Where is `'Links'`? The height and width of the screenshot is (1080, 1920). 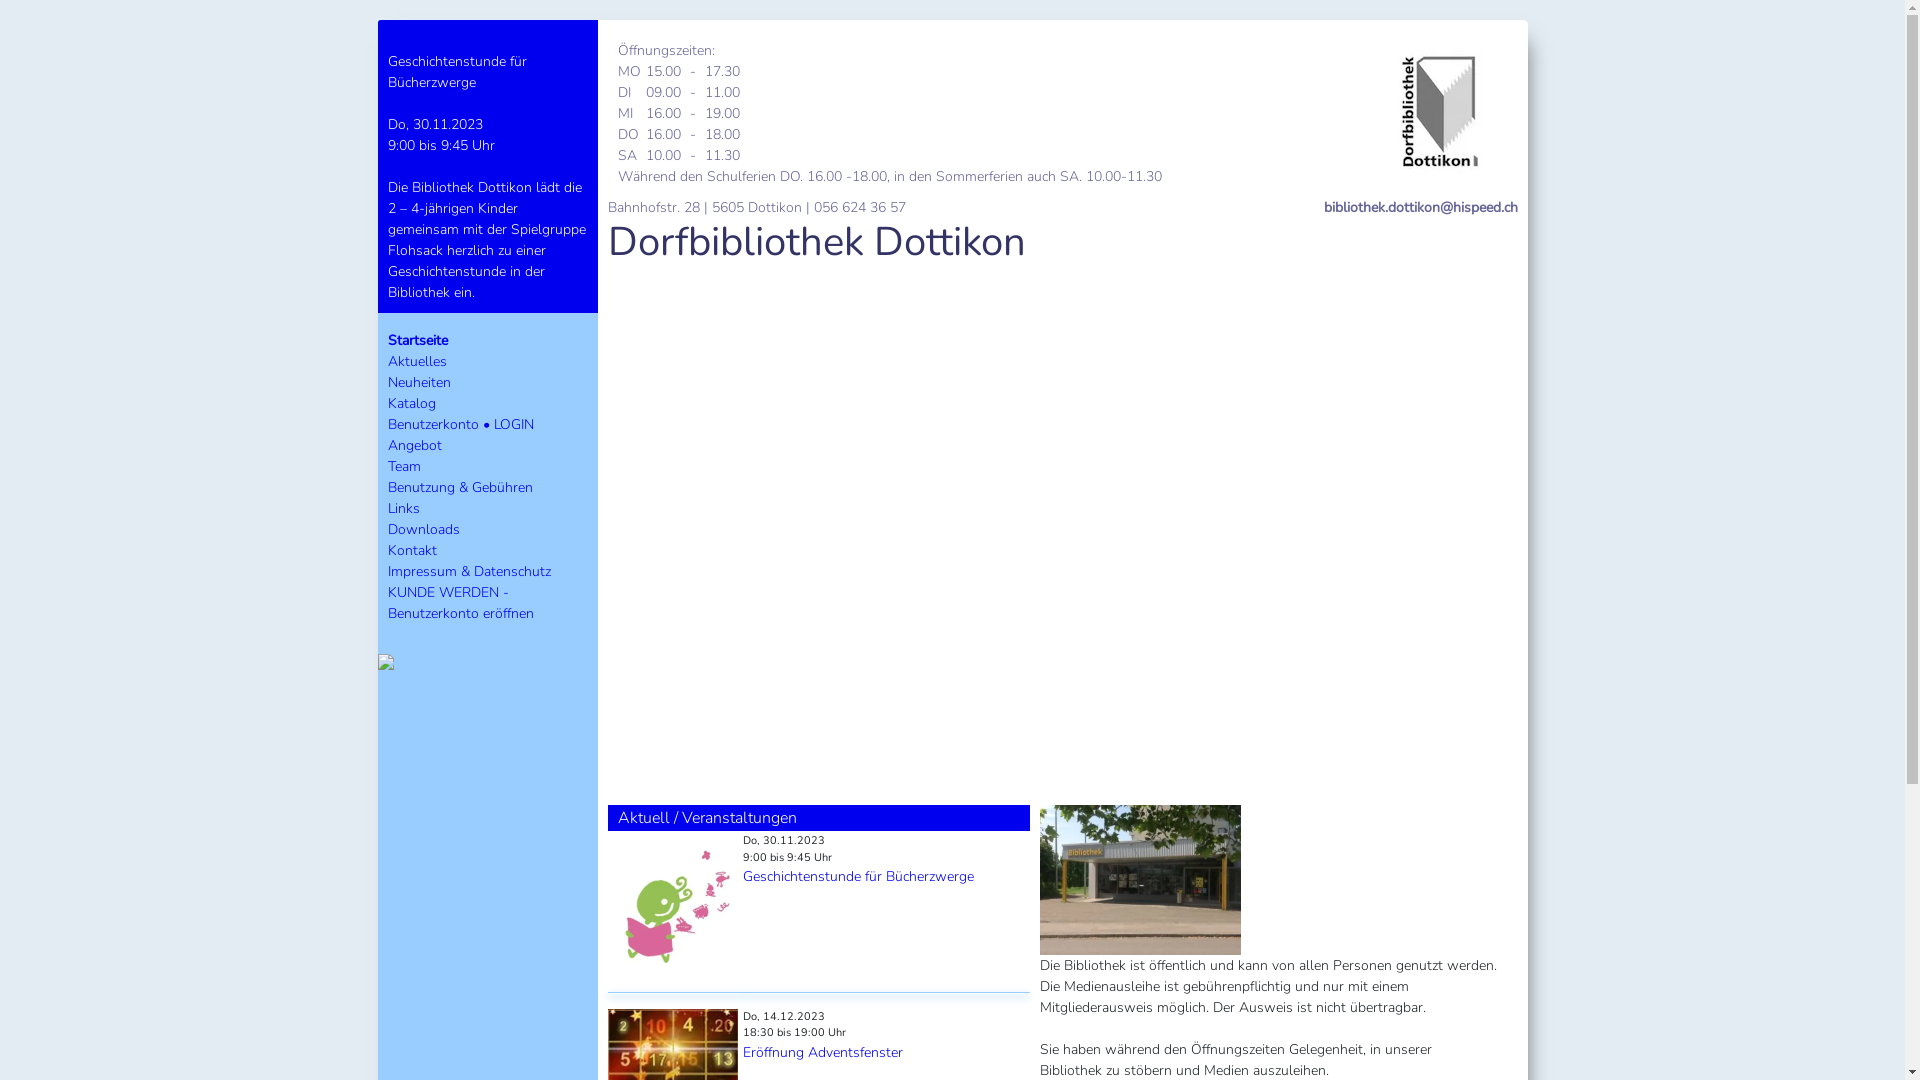
'Links' is located at coordinates (402, 507).